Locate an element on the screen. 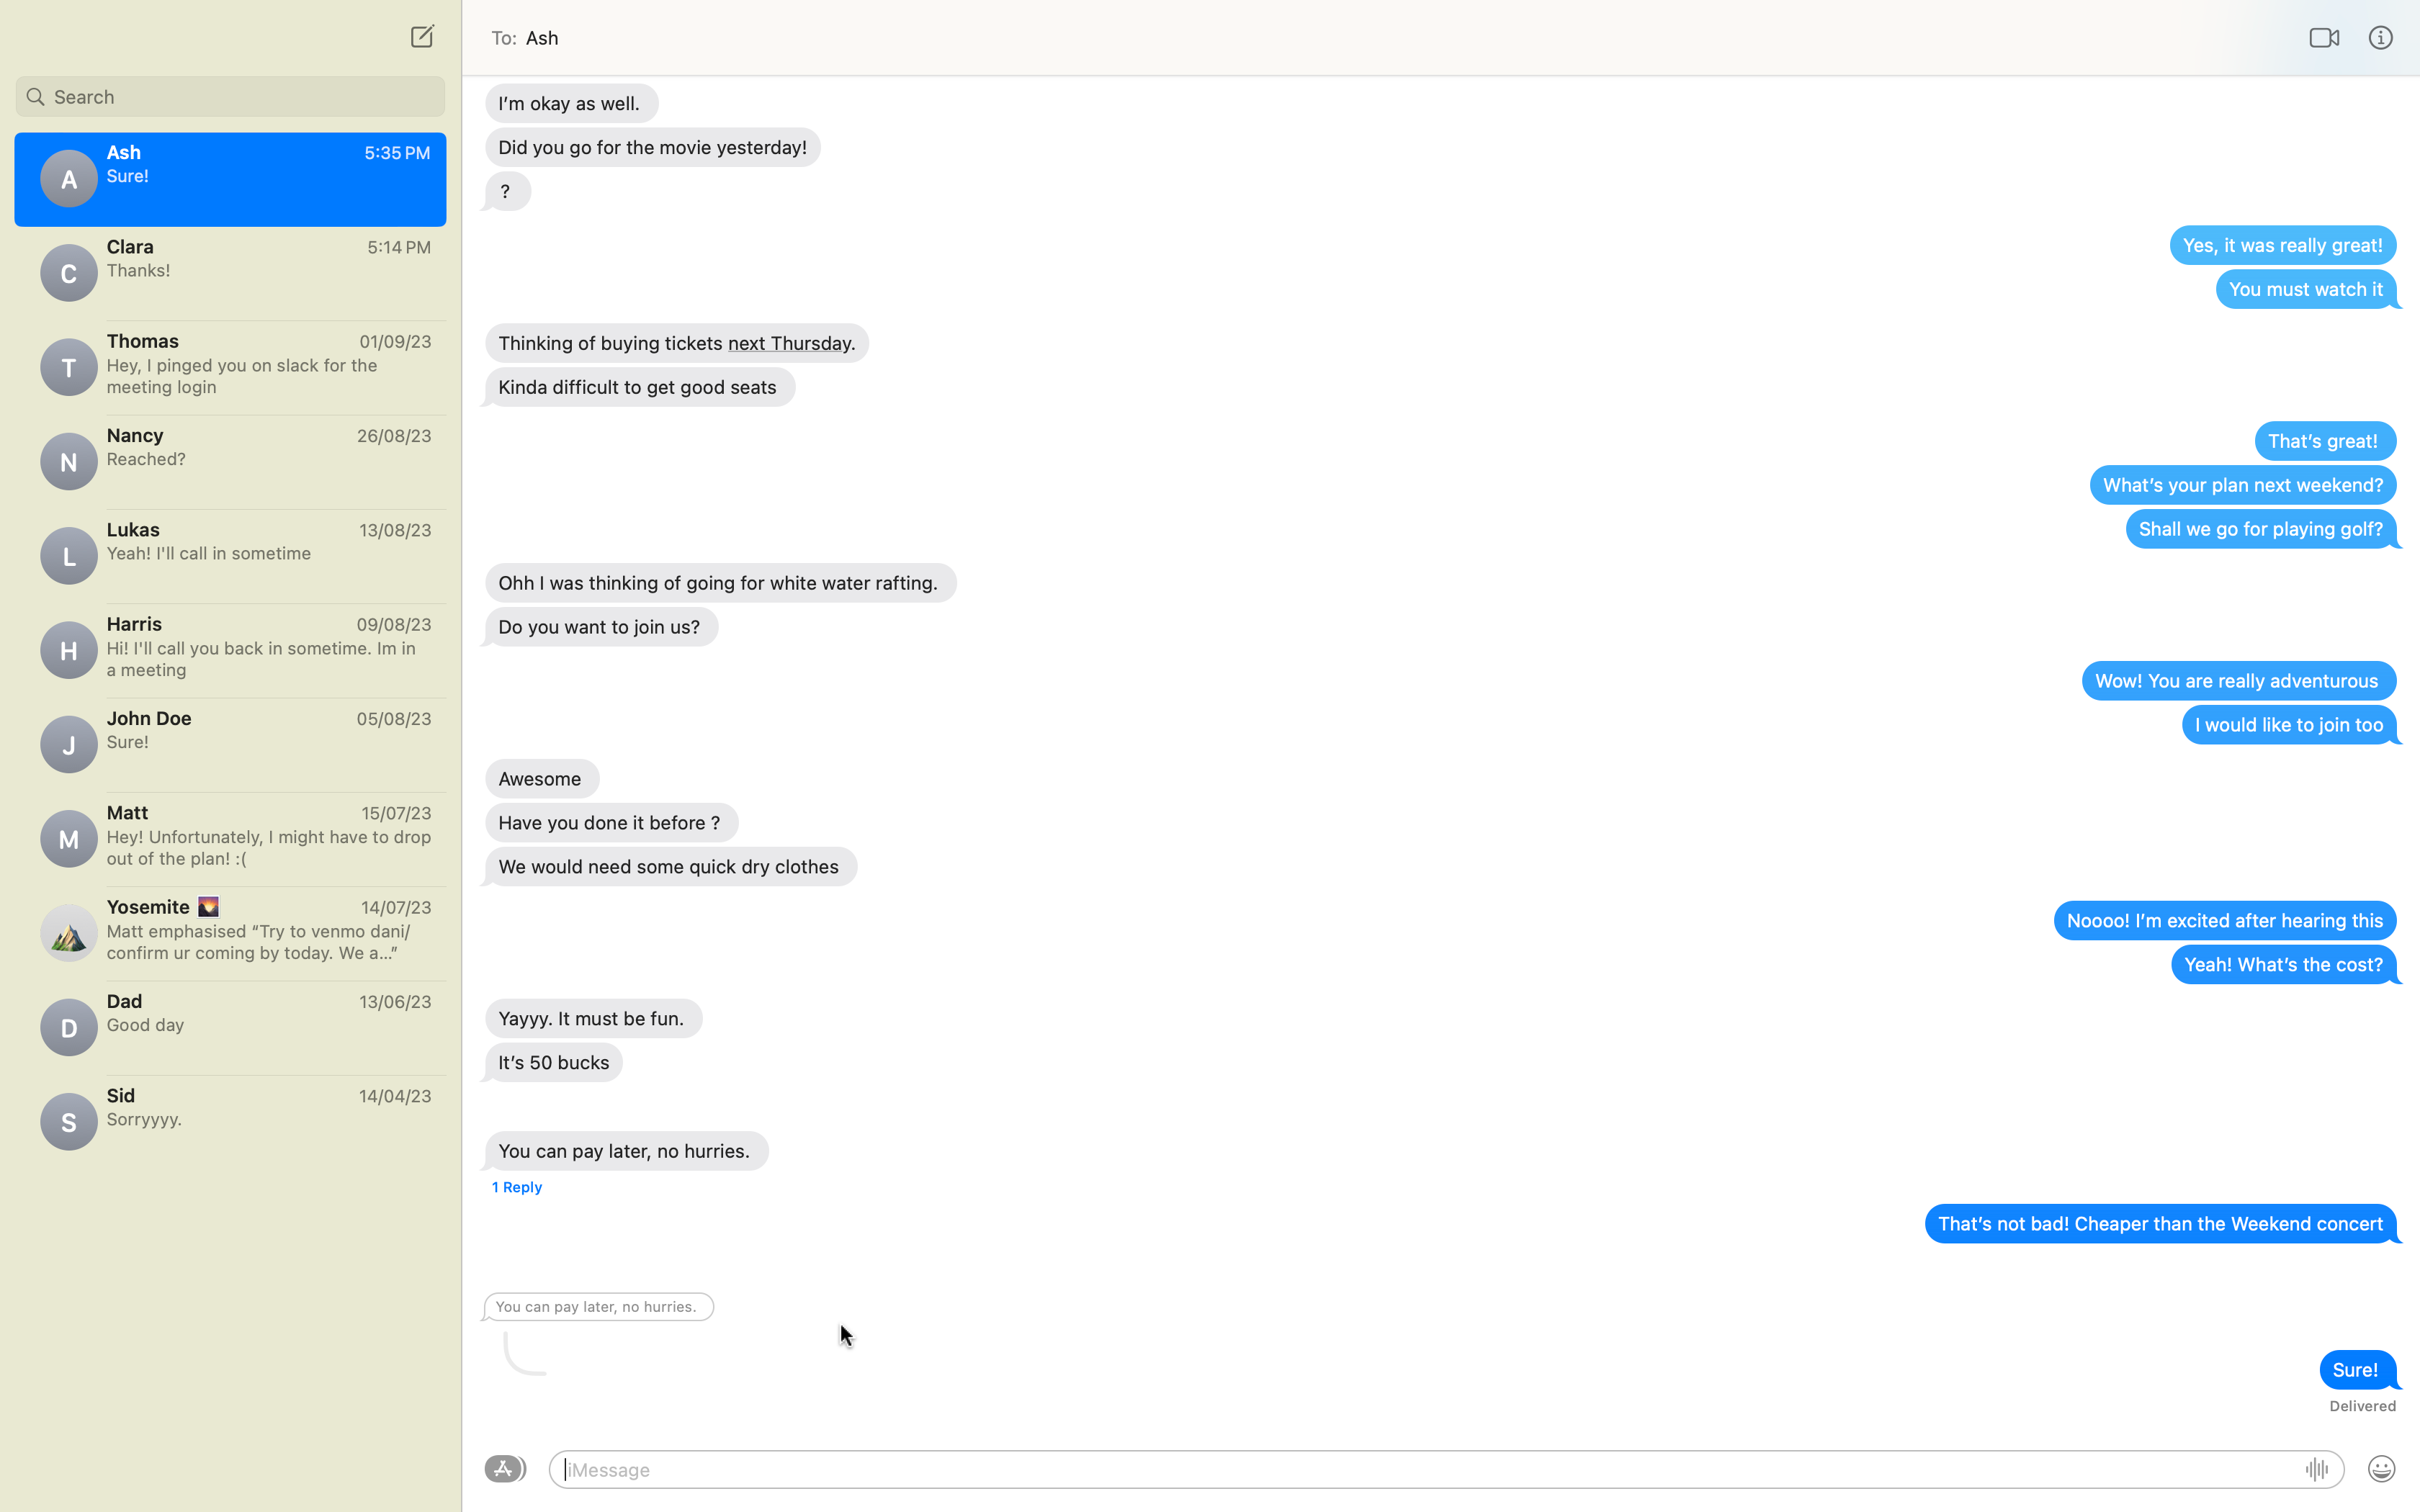  Activate the "Next weekend plan" option is located at coordinates (2241, 483).